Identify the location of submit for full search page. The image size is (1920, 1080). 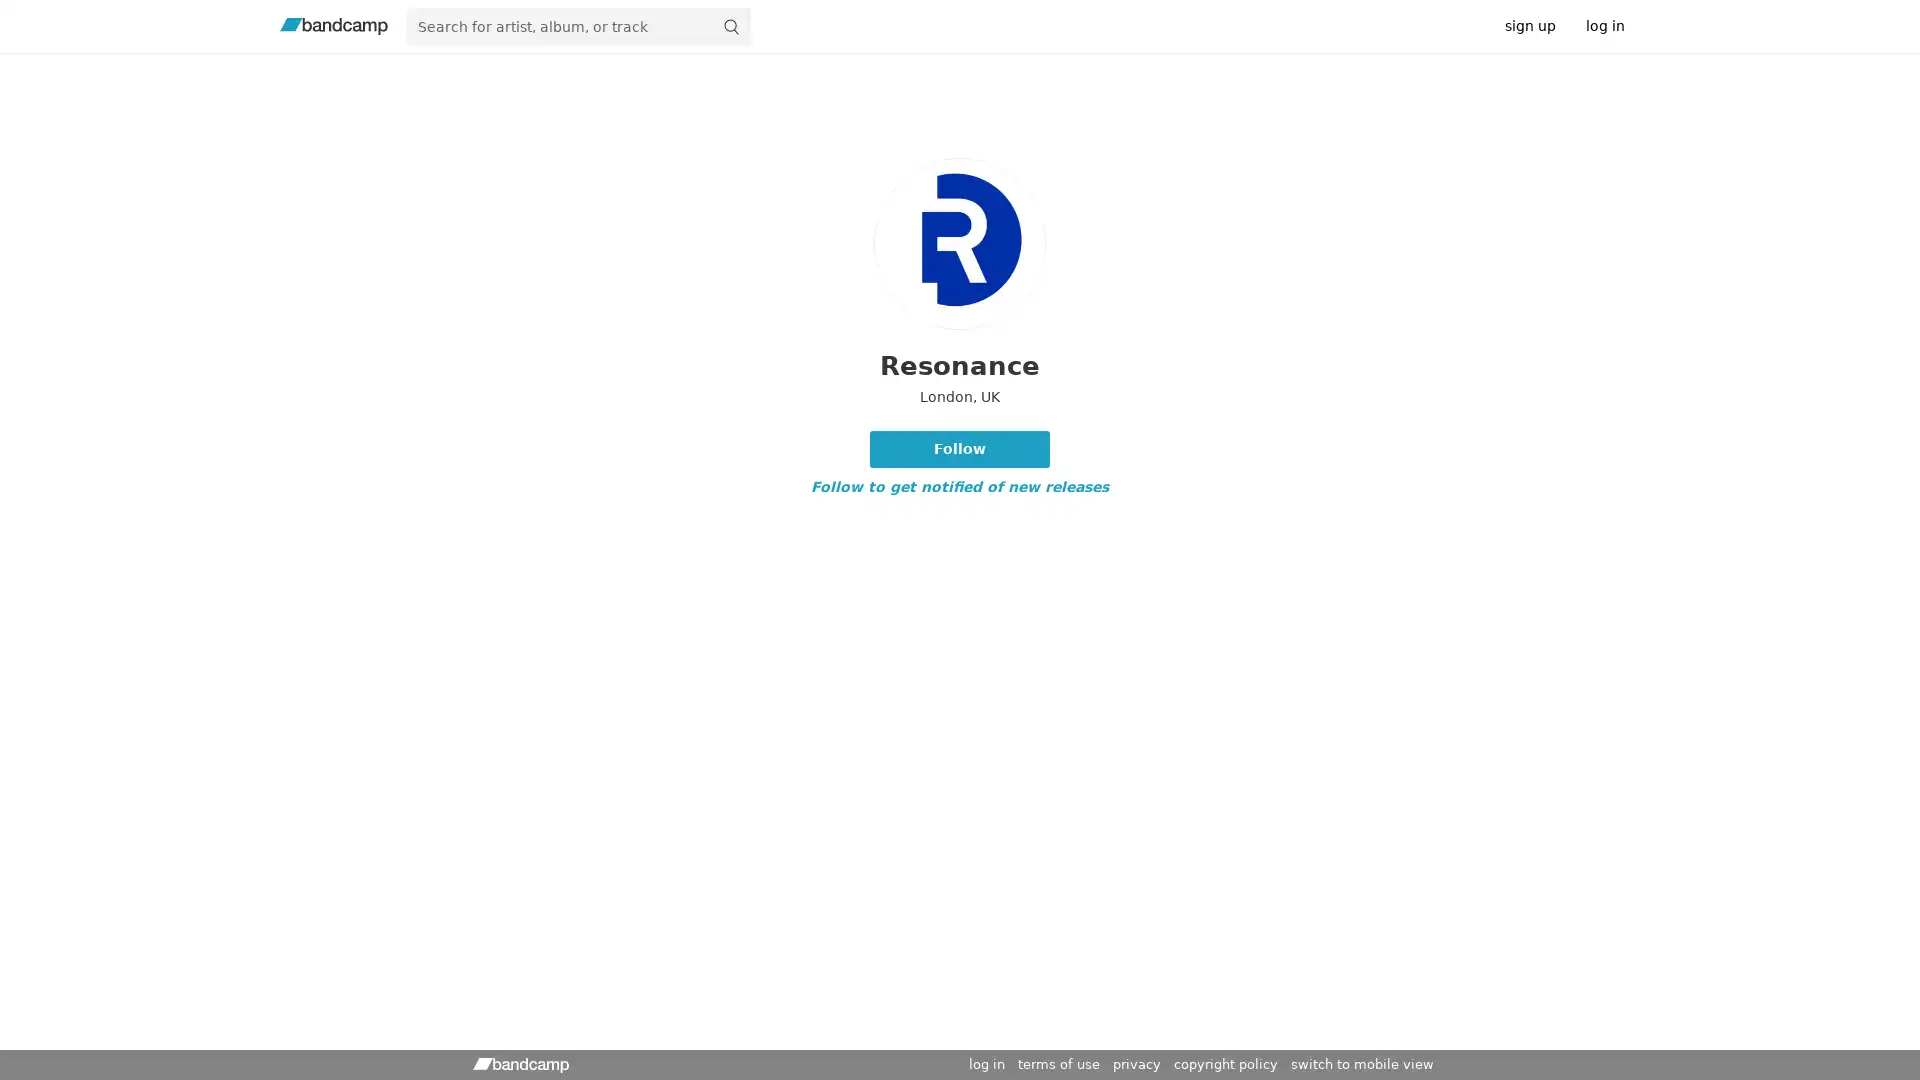
(729, 26).